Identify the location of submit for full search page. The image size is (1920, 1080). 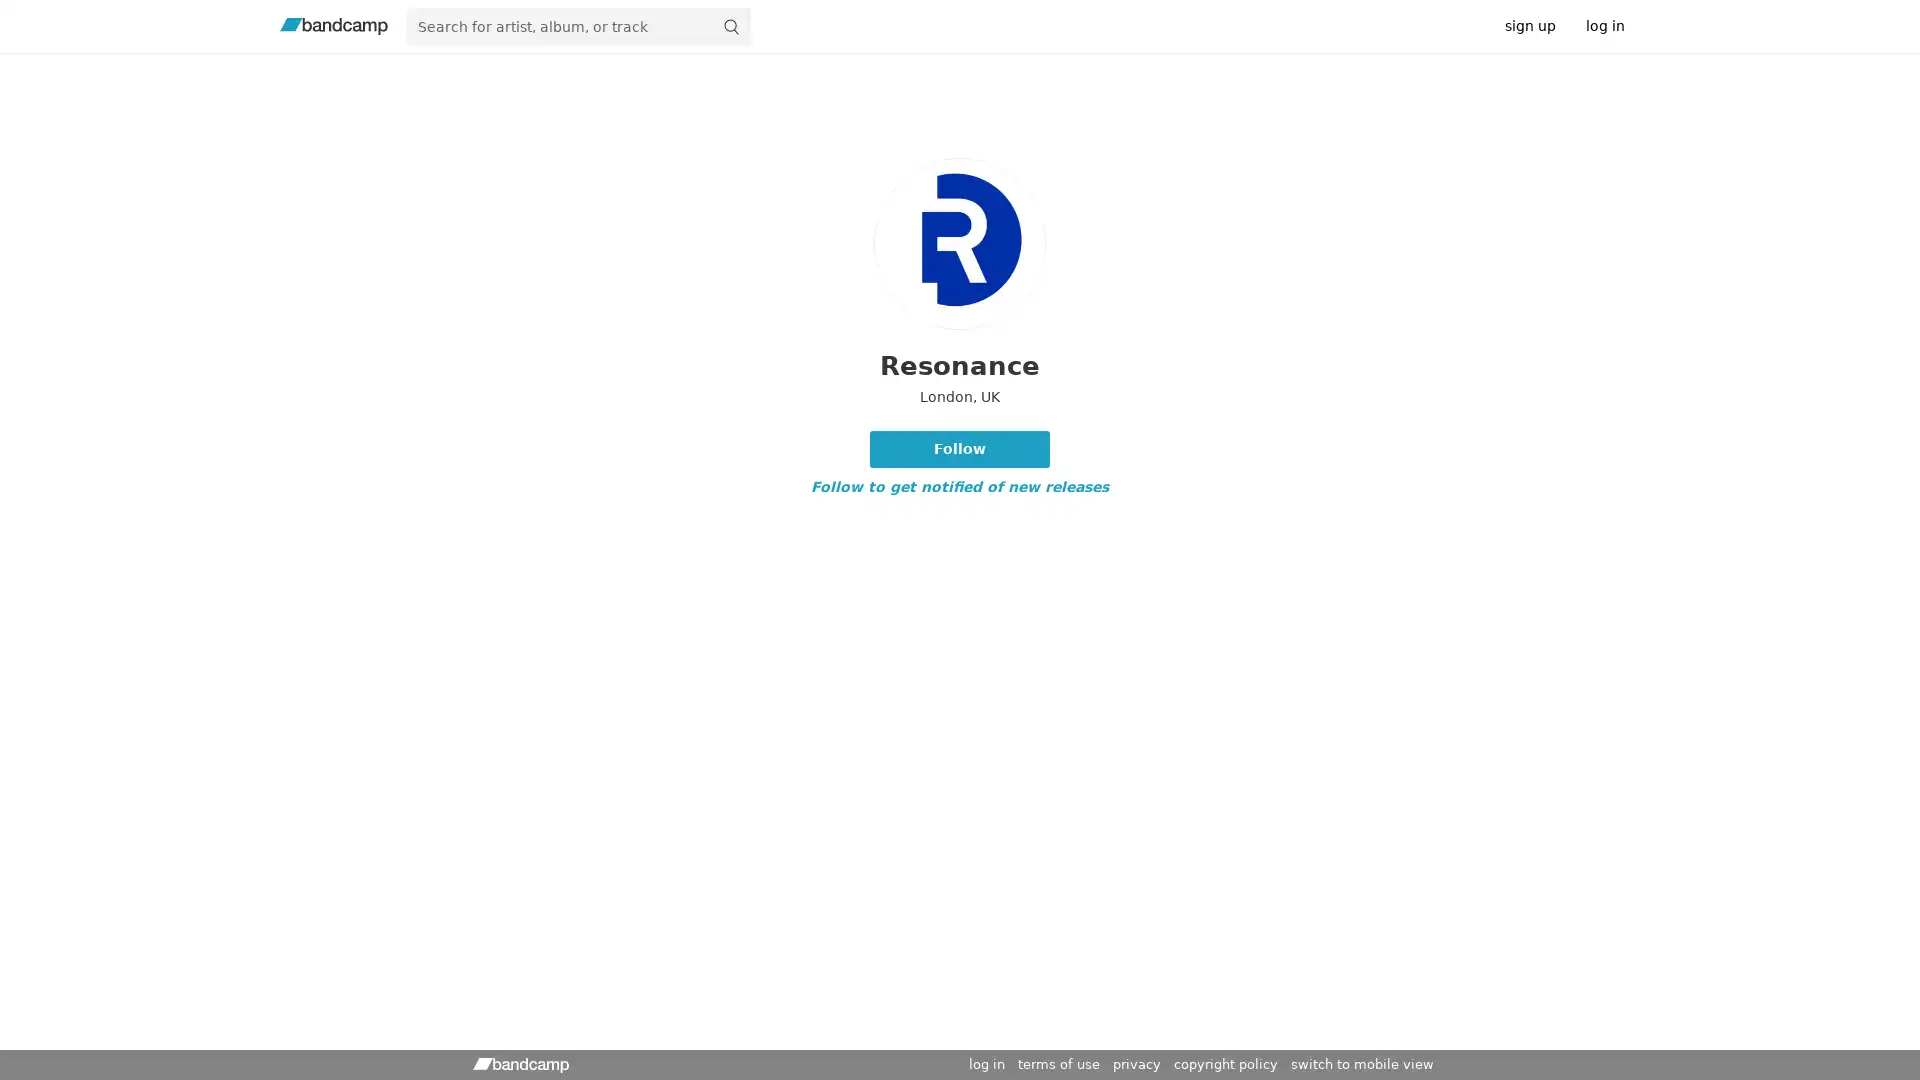
(729, 26).